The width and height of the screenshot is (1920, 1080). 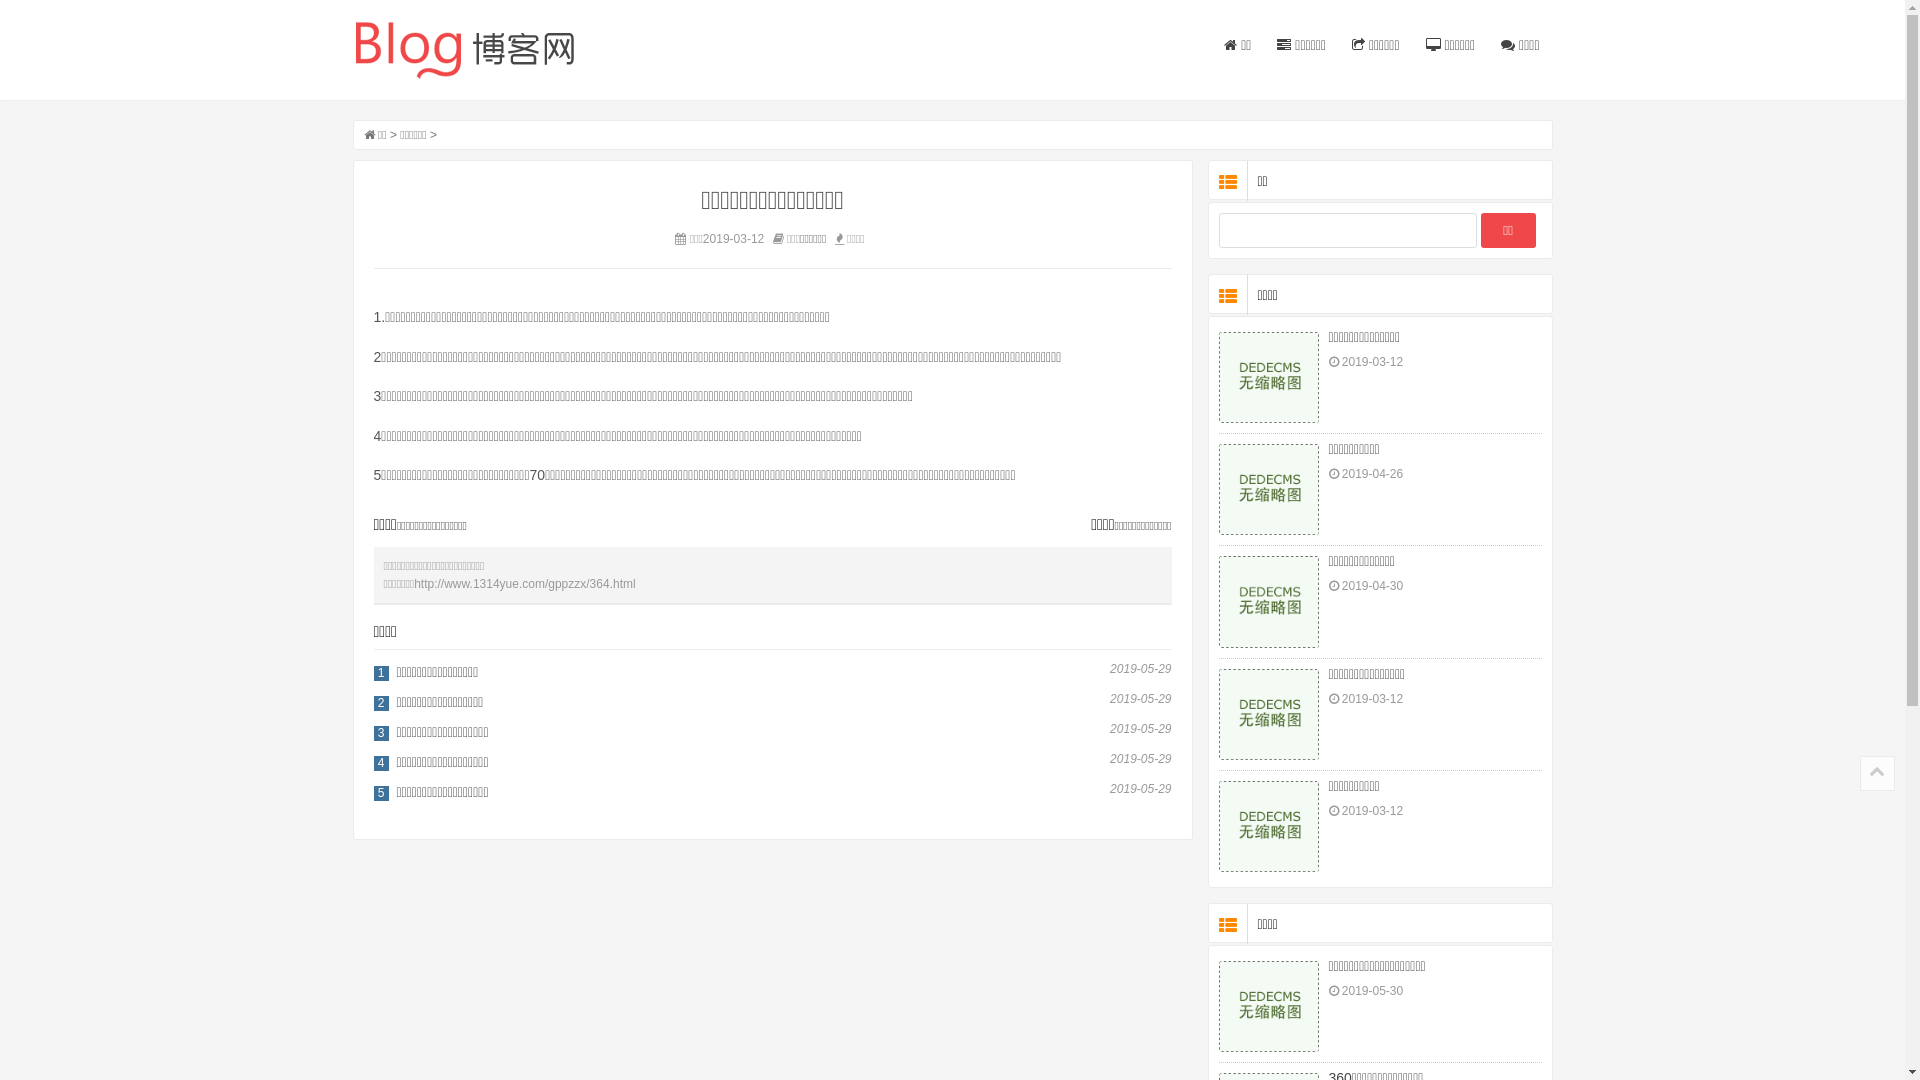 What do you see at coordinates (412, 582) in the screenshot?
I see `'http://www.1314yue.com/gppzzx/364.html'` at bounding box center [412, 582].